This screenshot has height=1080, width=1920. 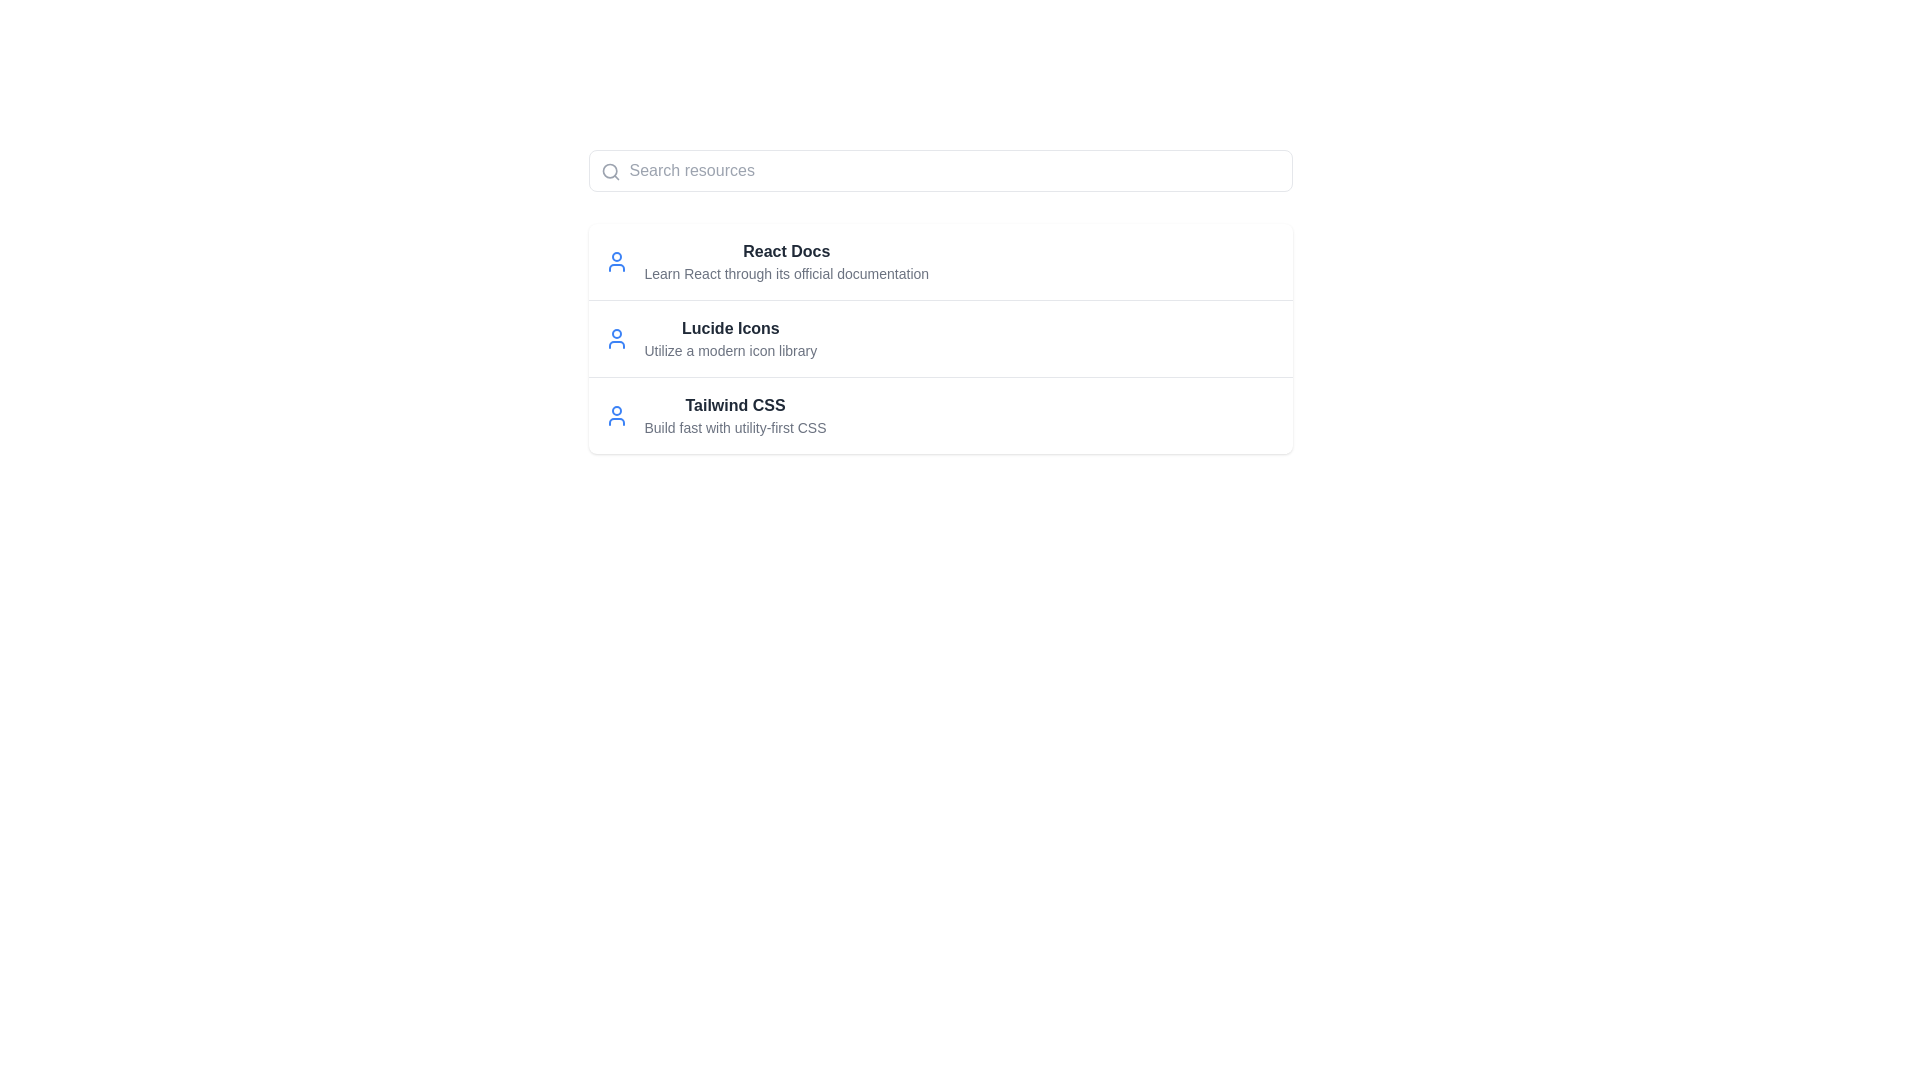 What do you see at coordinates (939, 301) in the screenshot?
I see `information presented in the second list item about 'Lucide Icons', which is located below the 'React Docs' and above 'Tailwind CSS'` at bounding box center [939, 301].